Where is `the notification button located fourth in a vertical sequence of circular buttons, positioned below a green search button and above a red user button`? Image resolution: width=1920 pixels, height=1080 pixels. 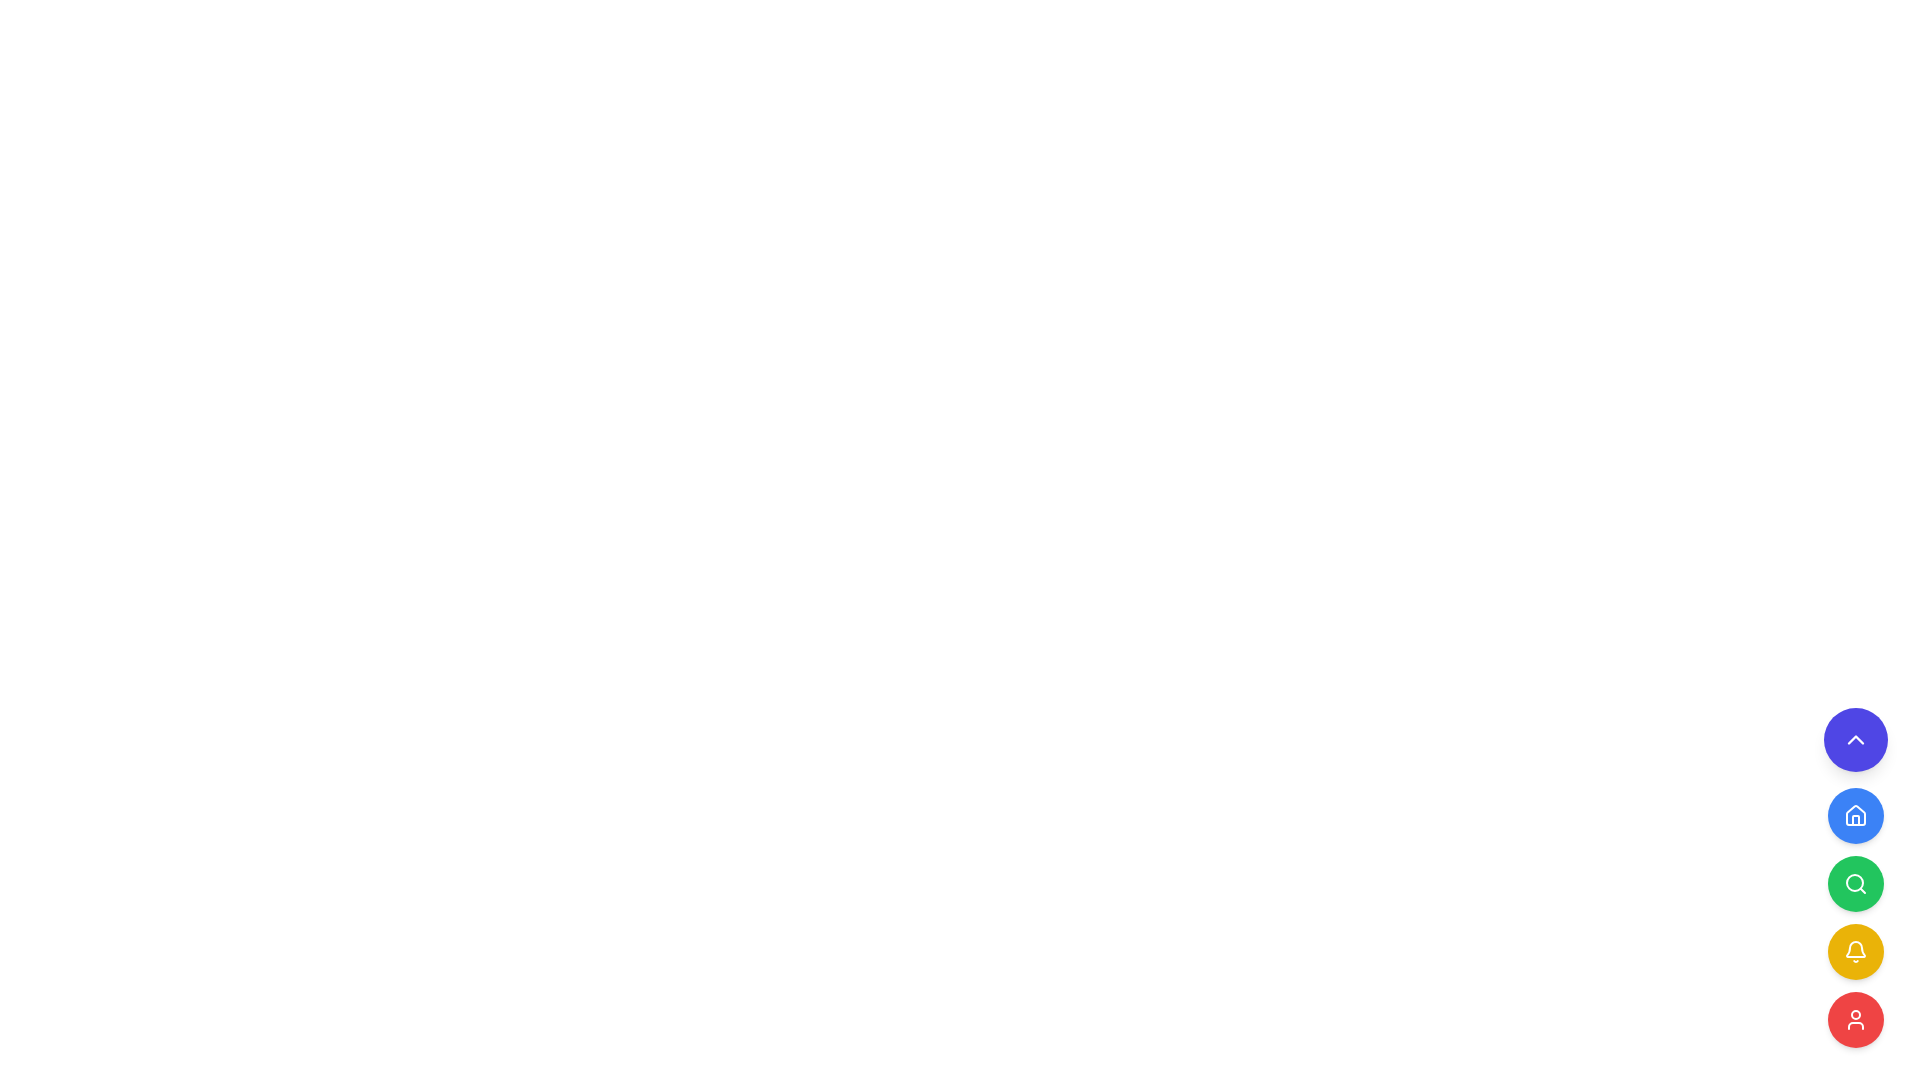
the notification button located fourth in a vertical sequence of circular buttons, positioned below a green search button and above a red user button is located at coordinates (1855, 951).